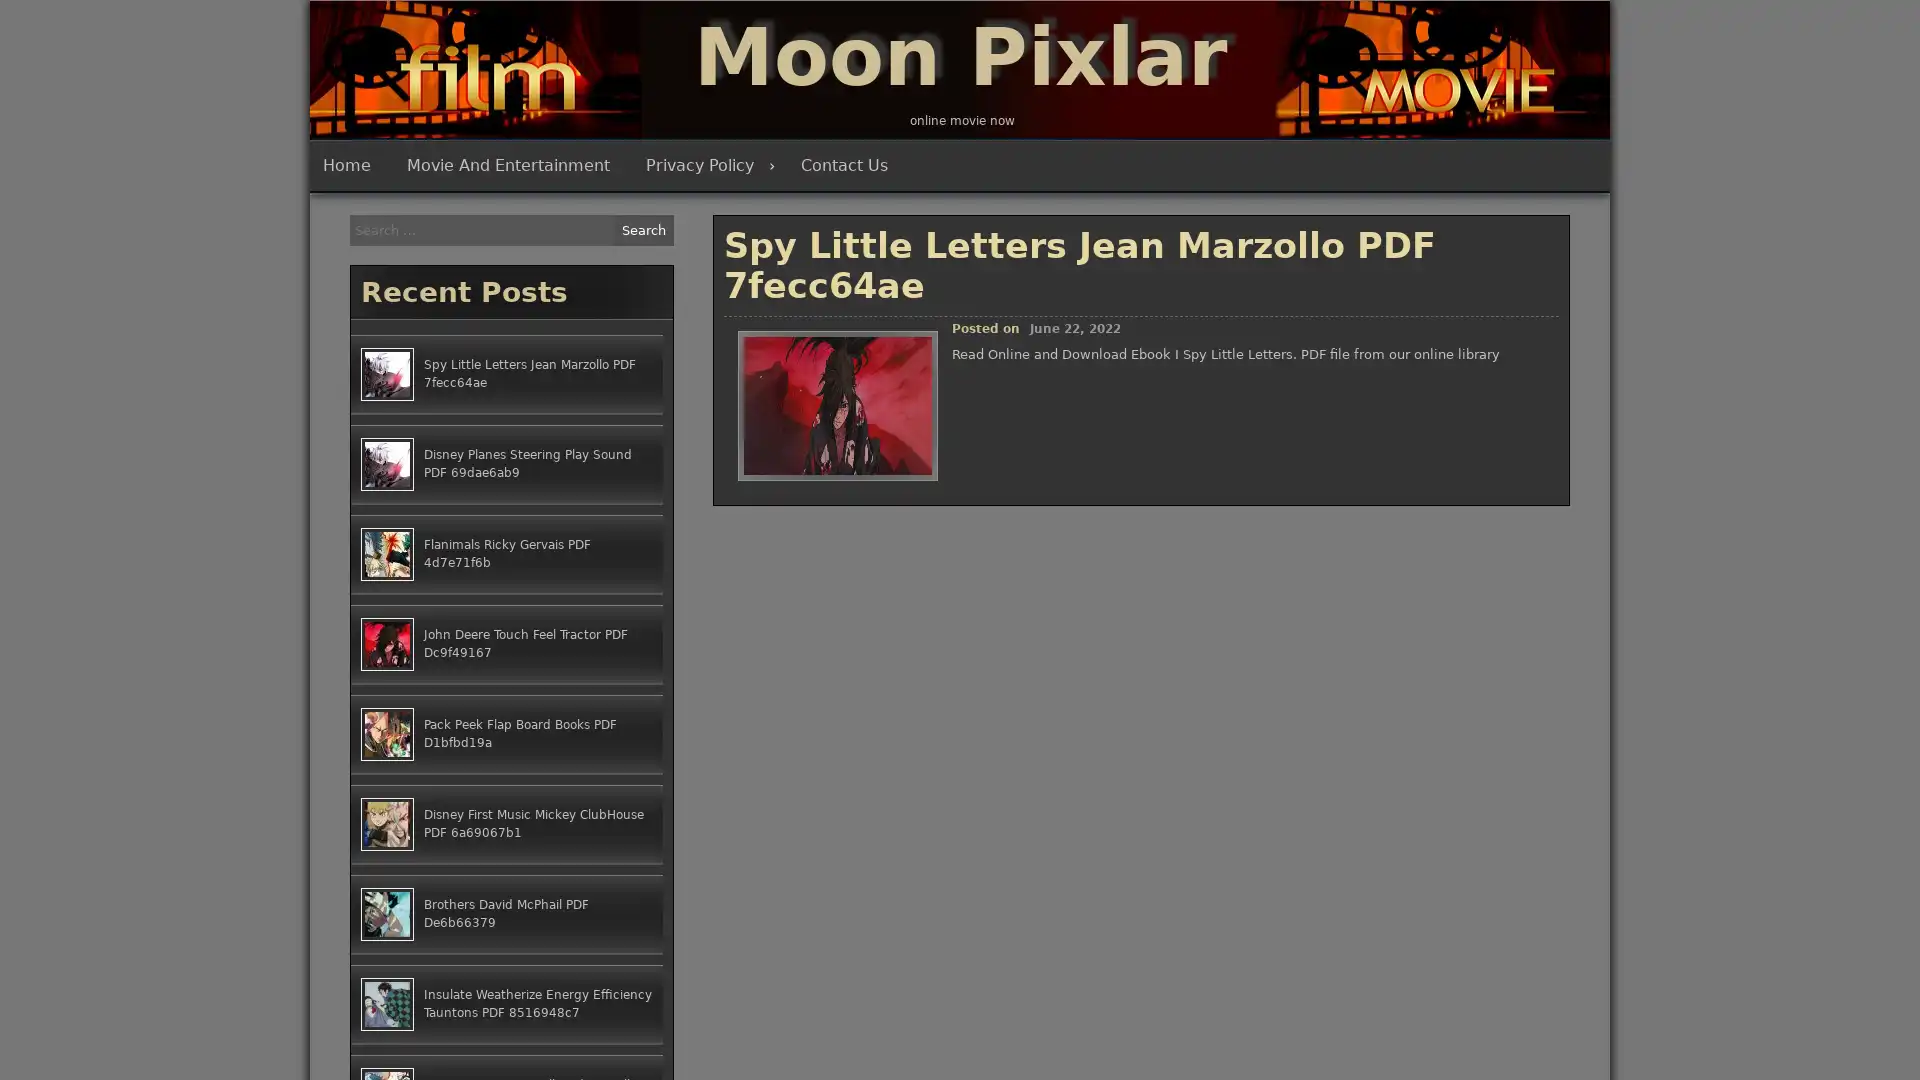 The height and width of the screenshot is (1080, 1920). Describe the element at coordinates (643, 229) in the screenshot. I see `Search` at that location.